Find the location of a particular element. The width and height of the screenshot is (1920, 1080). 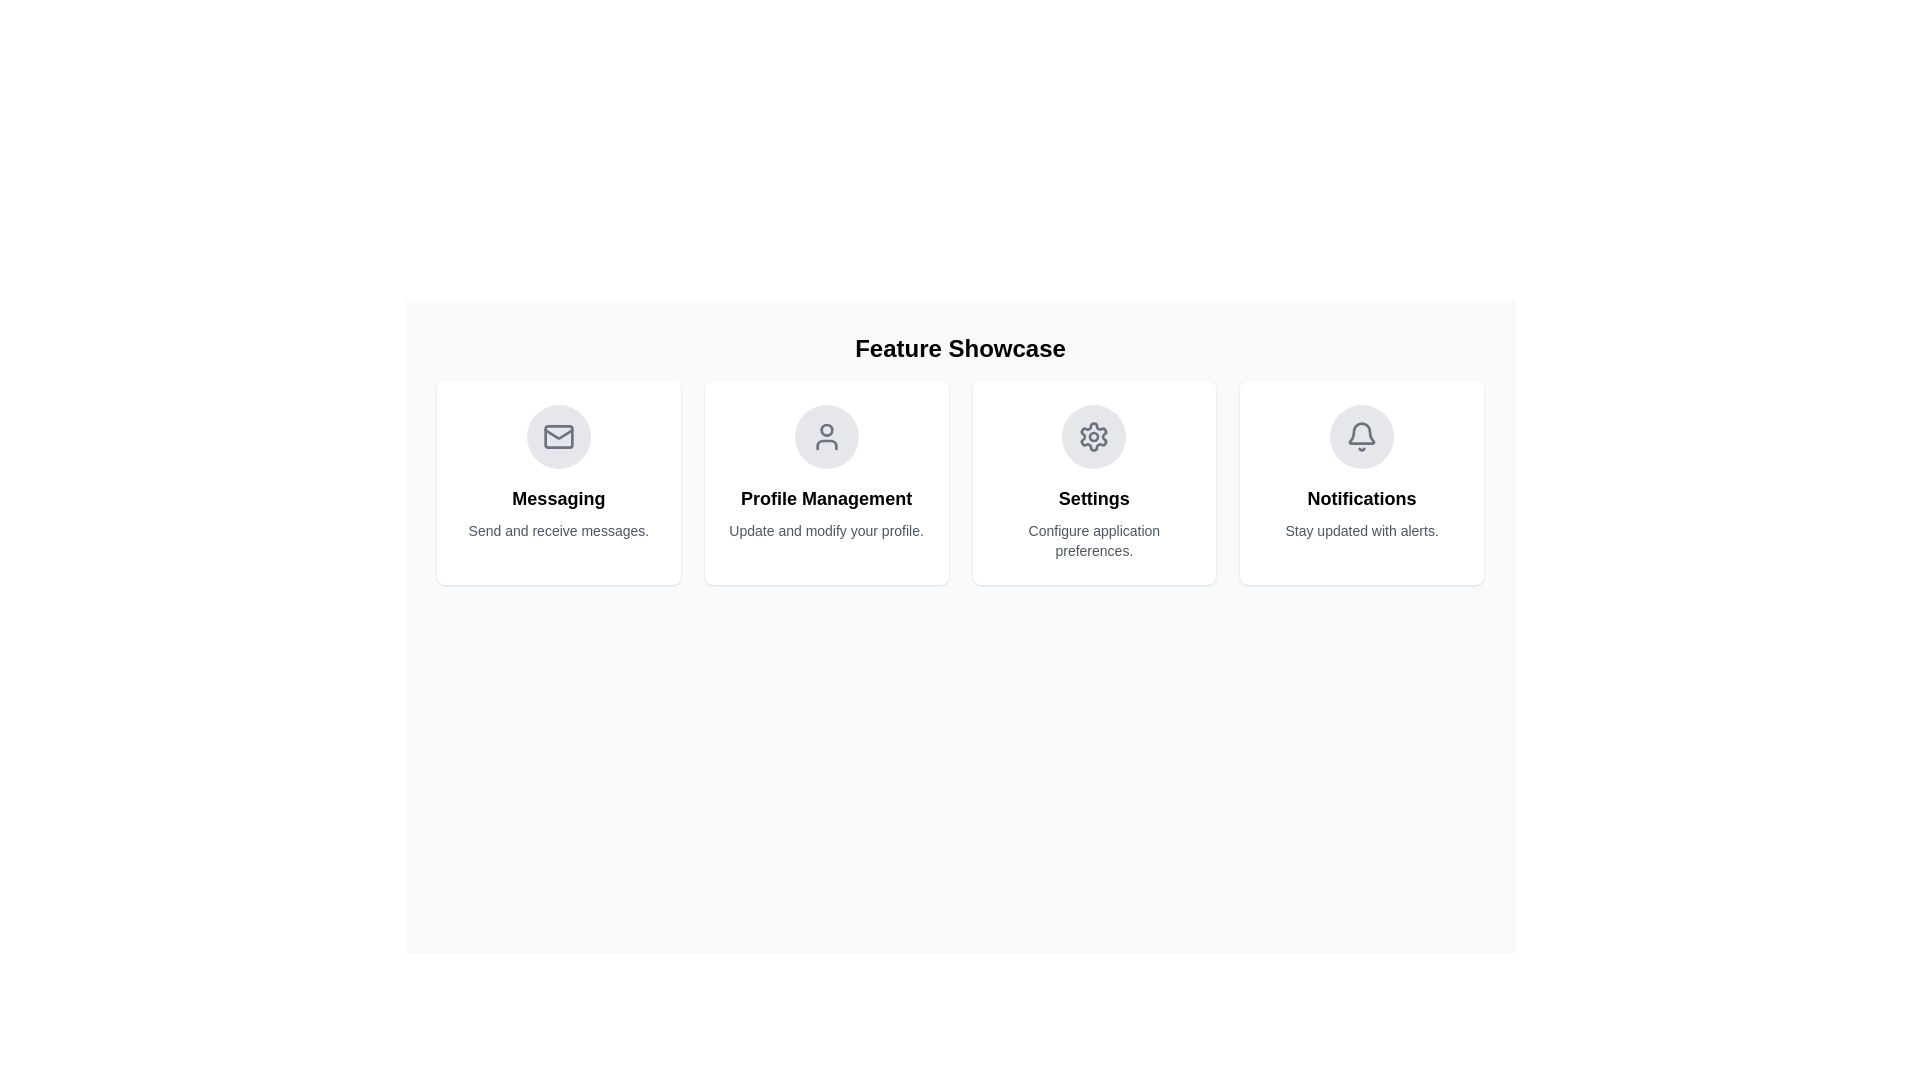

the settings icon button is located at coordinates (1093, 435).